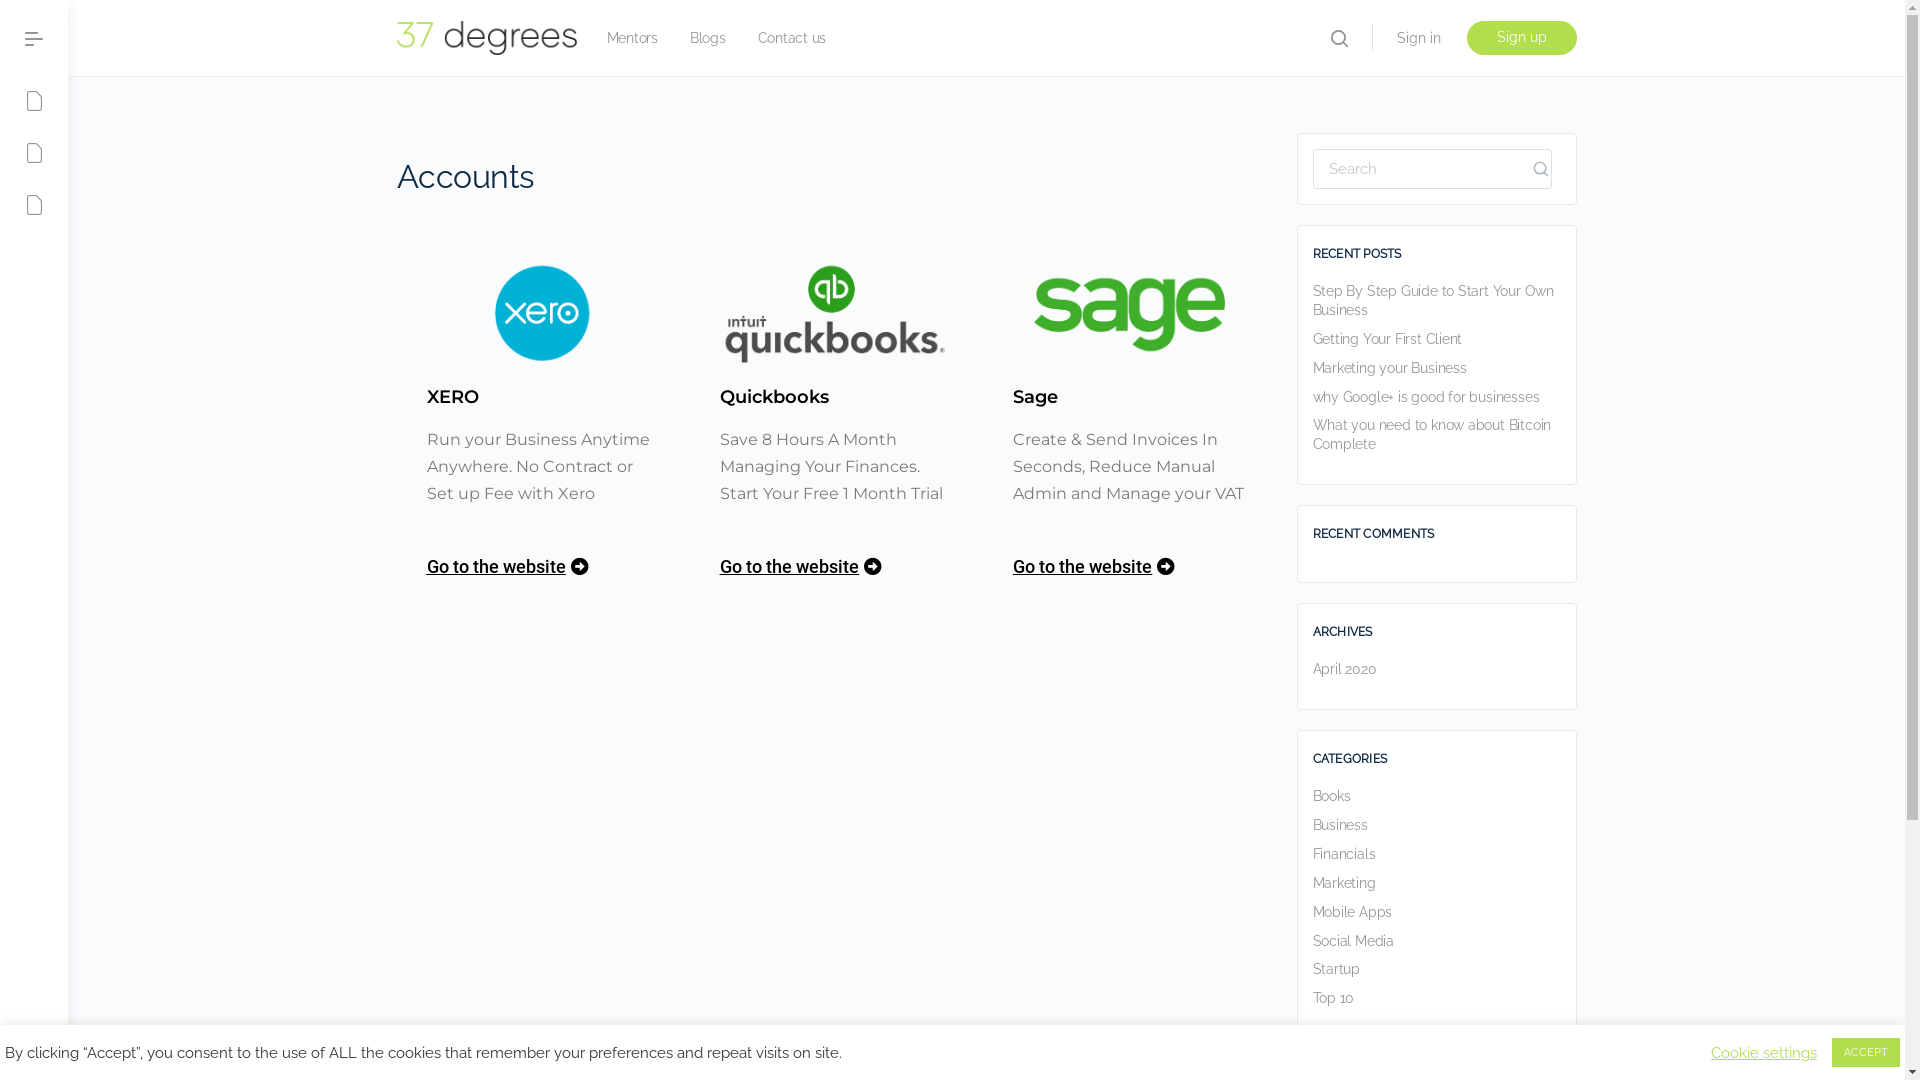 The image size is (1920, 1080). What do you see at coordinates (791, 38) in the screenshot?
I see `'Contact us'` at bounding box center [791, 38].